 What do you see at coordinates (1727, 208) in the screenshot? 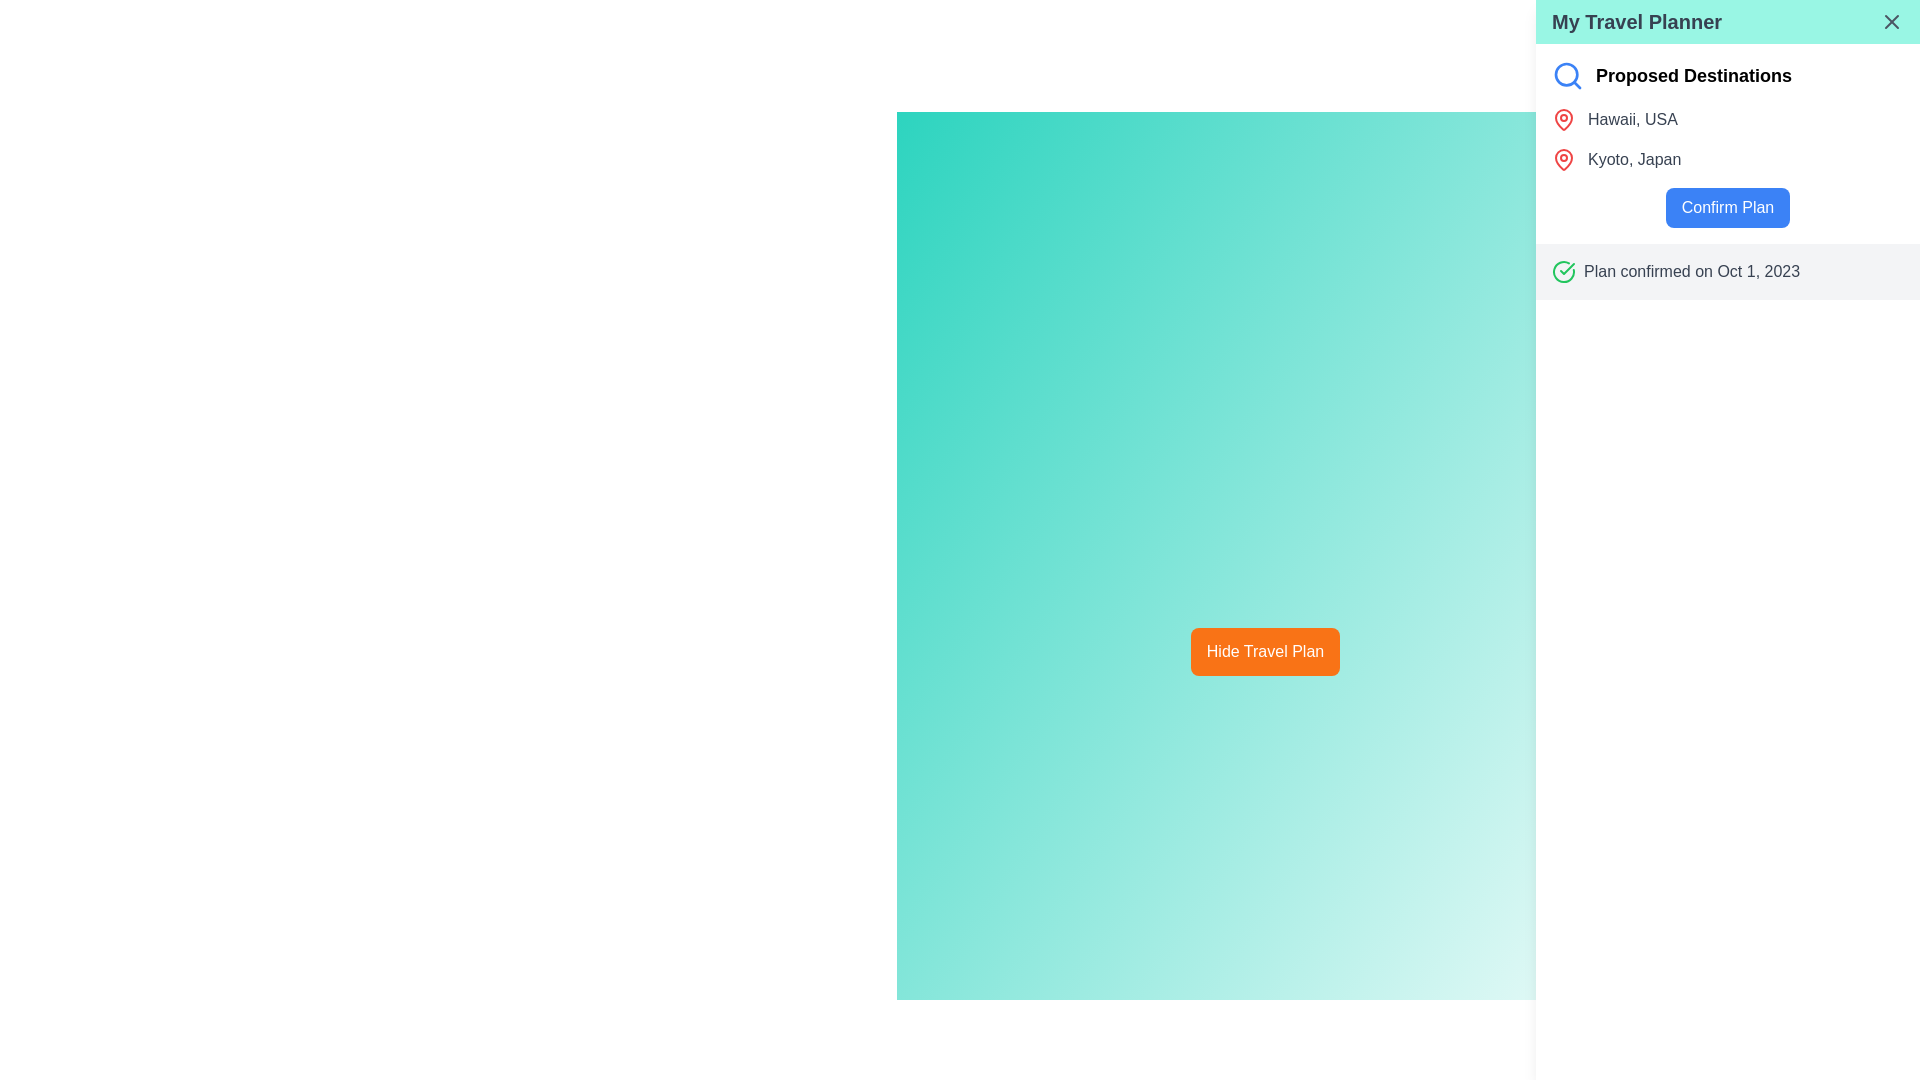
I see `the confirm button located below the 'Proposed Destinations' section to confirm the user's travel plans` at bounding box center [1727, 208].